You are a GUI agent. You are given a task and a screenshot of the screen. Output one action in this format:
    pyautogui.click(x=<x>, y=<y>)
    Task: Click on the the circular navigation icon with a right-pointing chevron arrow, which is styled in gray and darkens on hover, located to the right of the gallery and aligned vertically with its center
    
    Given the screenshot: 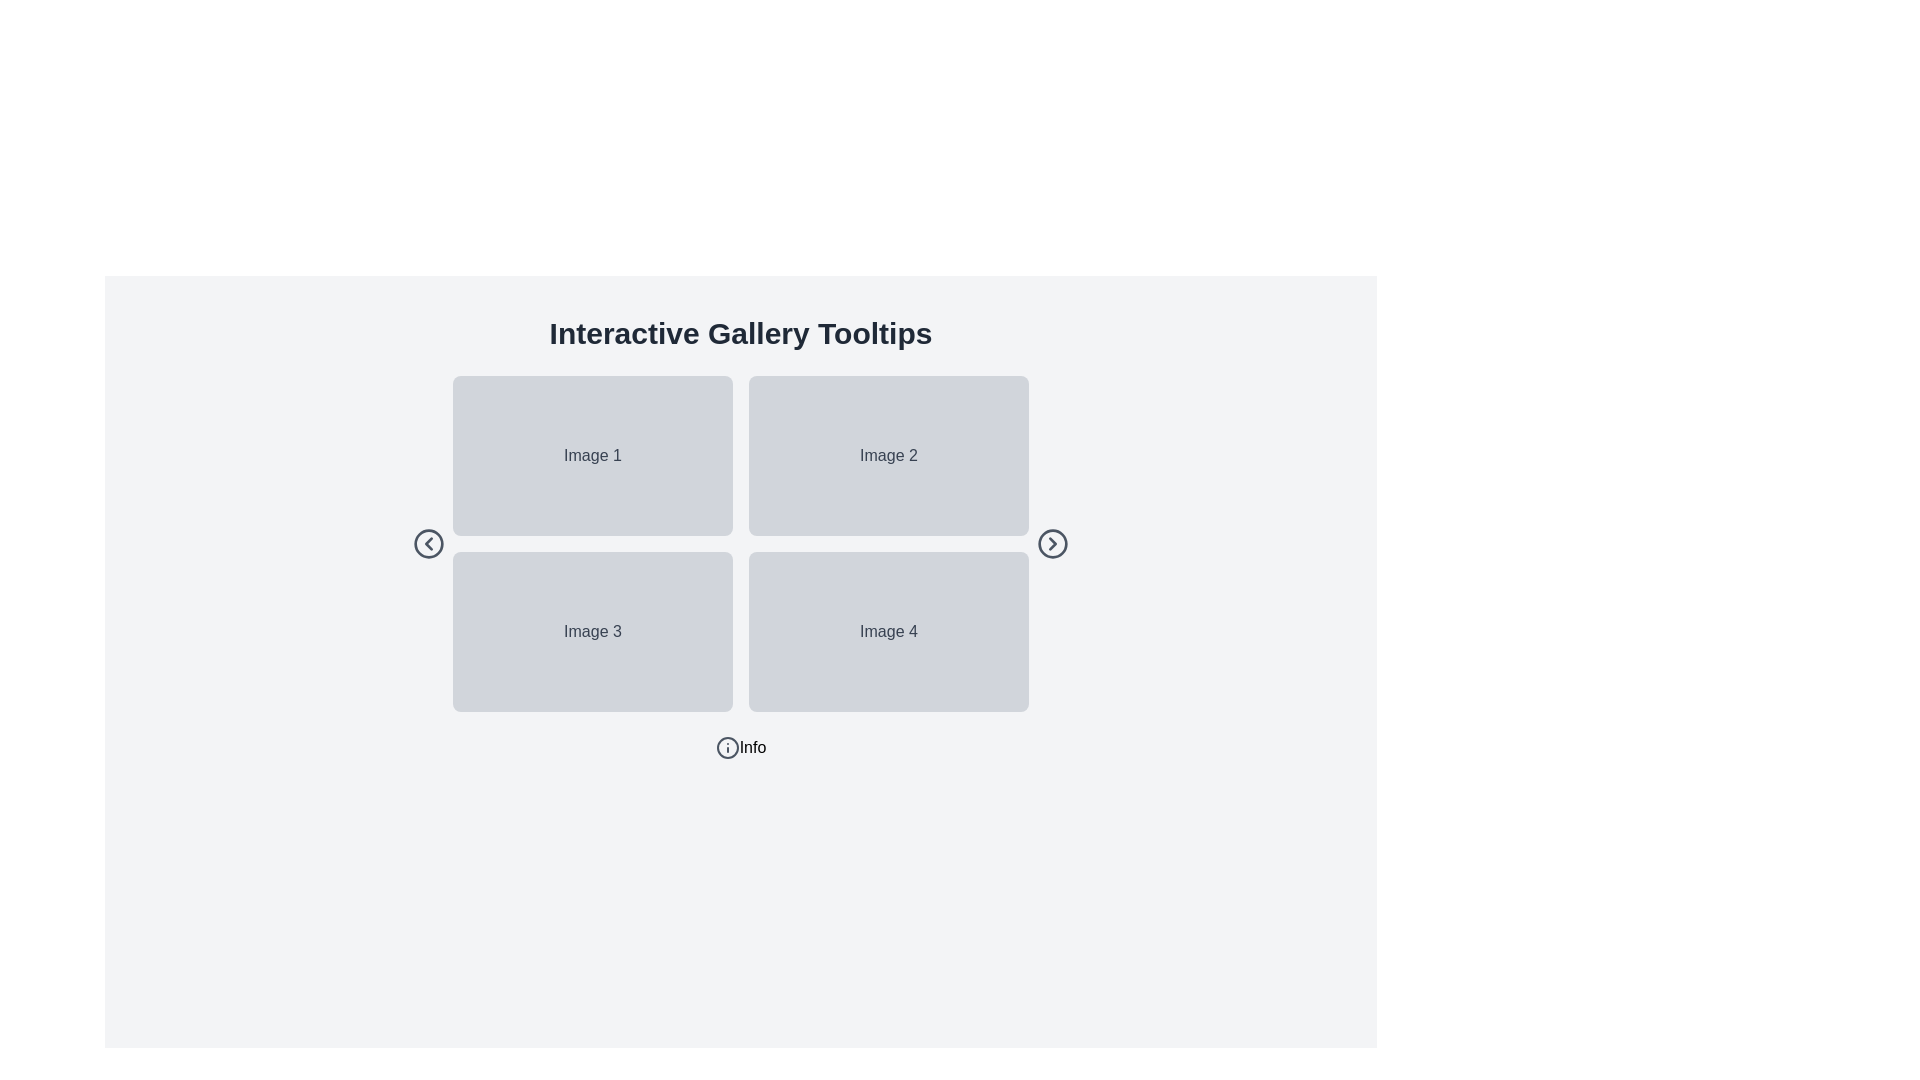 What is the action you would take?
    pyautogui.click(x=1051, y=543)
    